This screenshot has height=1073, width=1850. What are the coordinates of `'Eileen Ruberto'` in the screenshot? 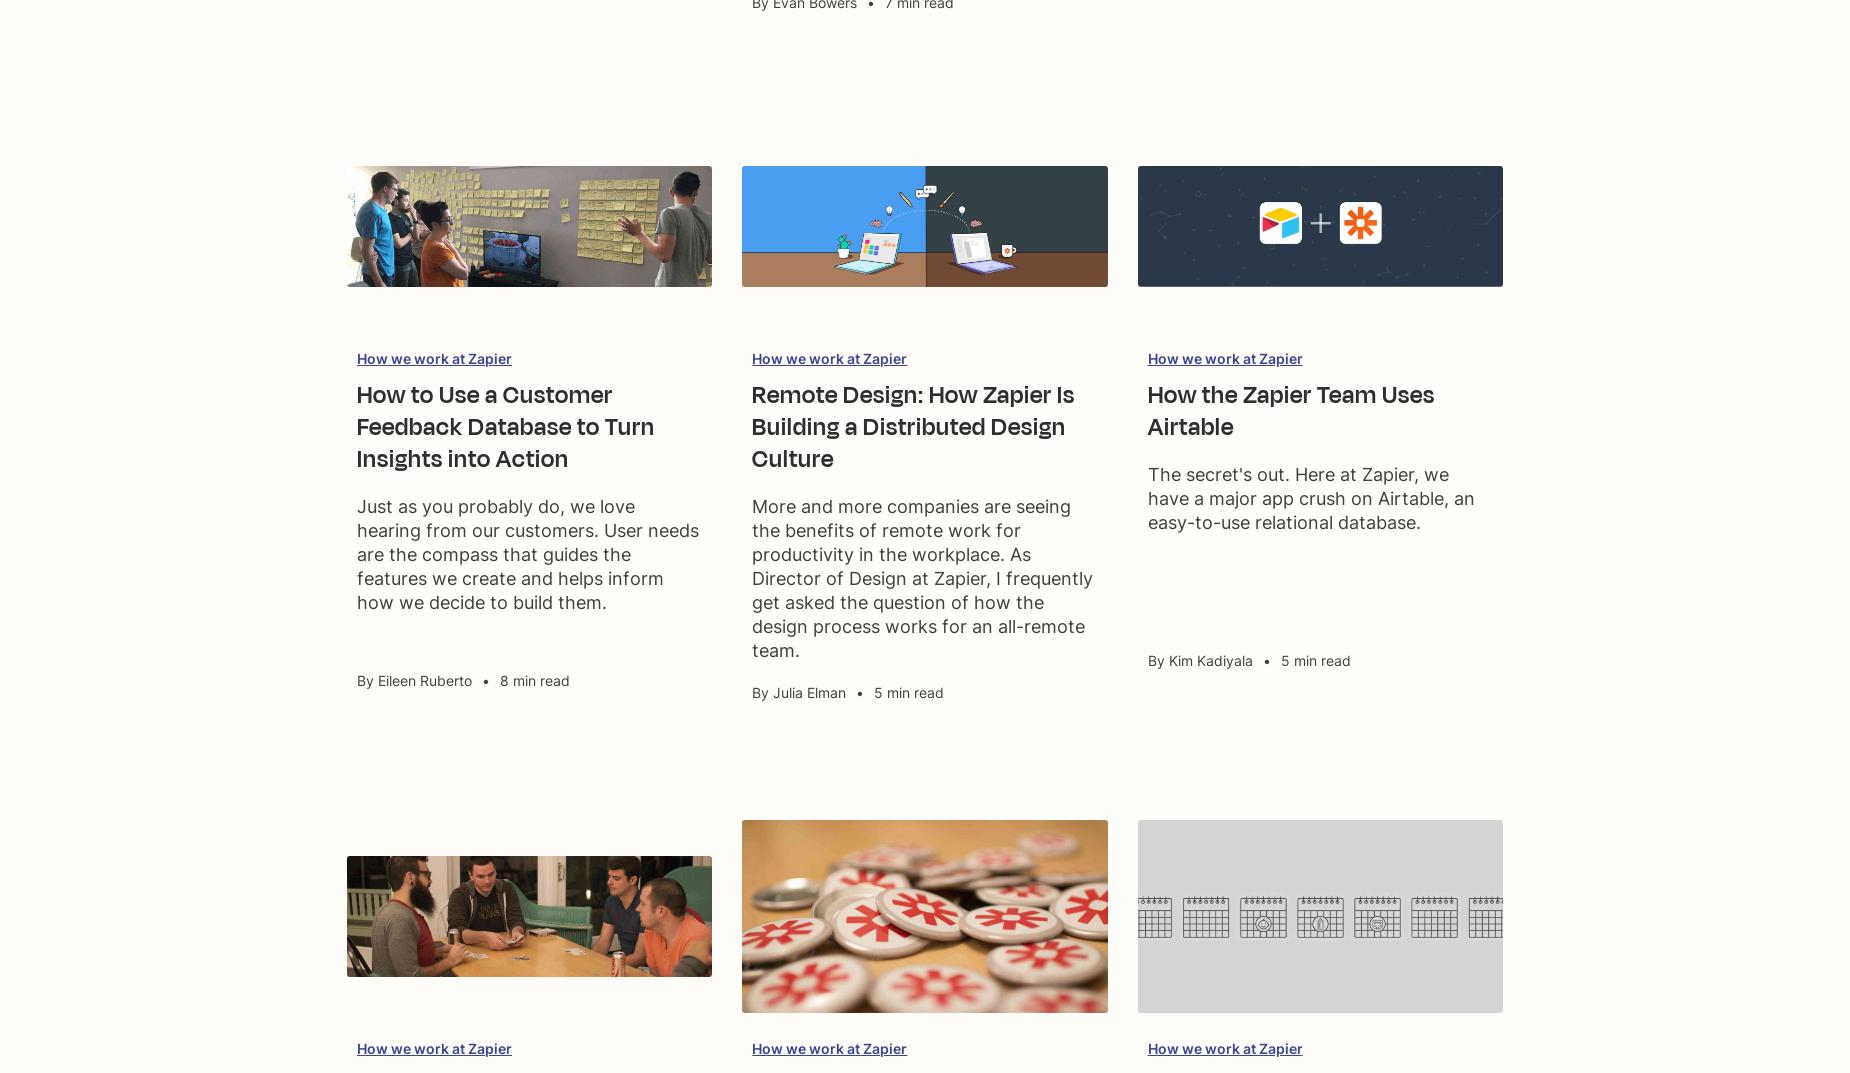 It's located at (376, 680).